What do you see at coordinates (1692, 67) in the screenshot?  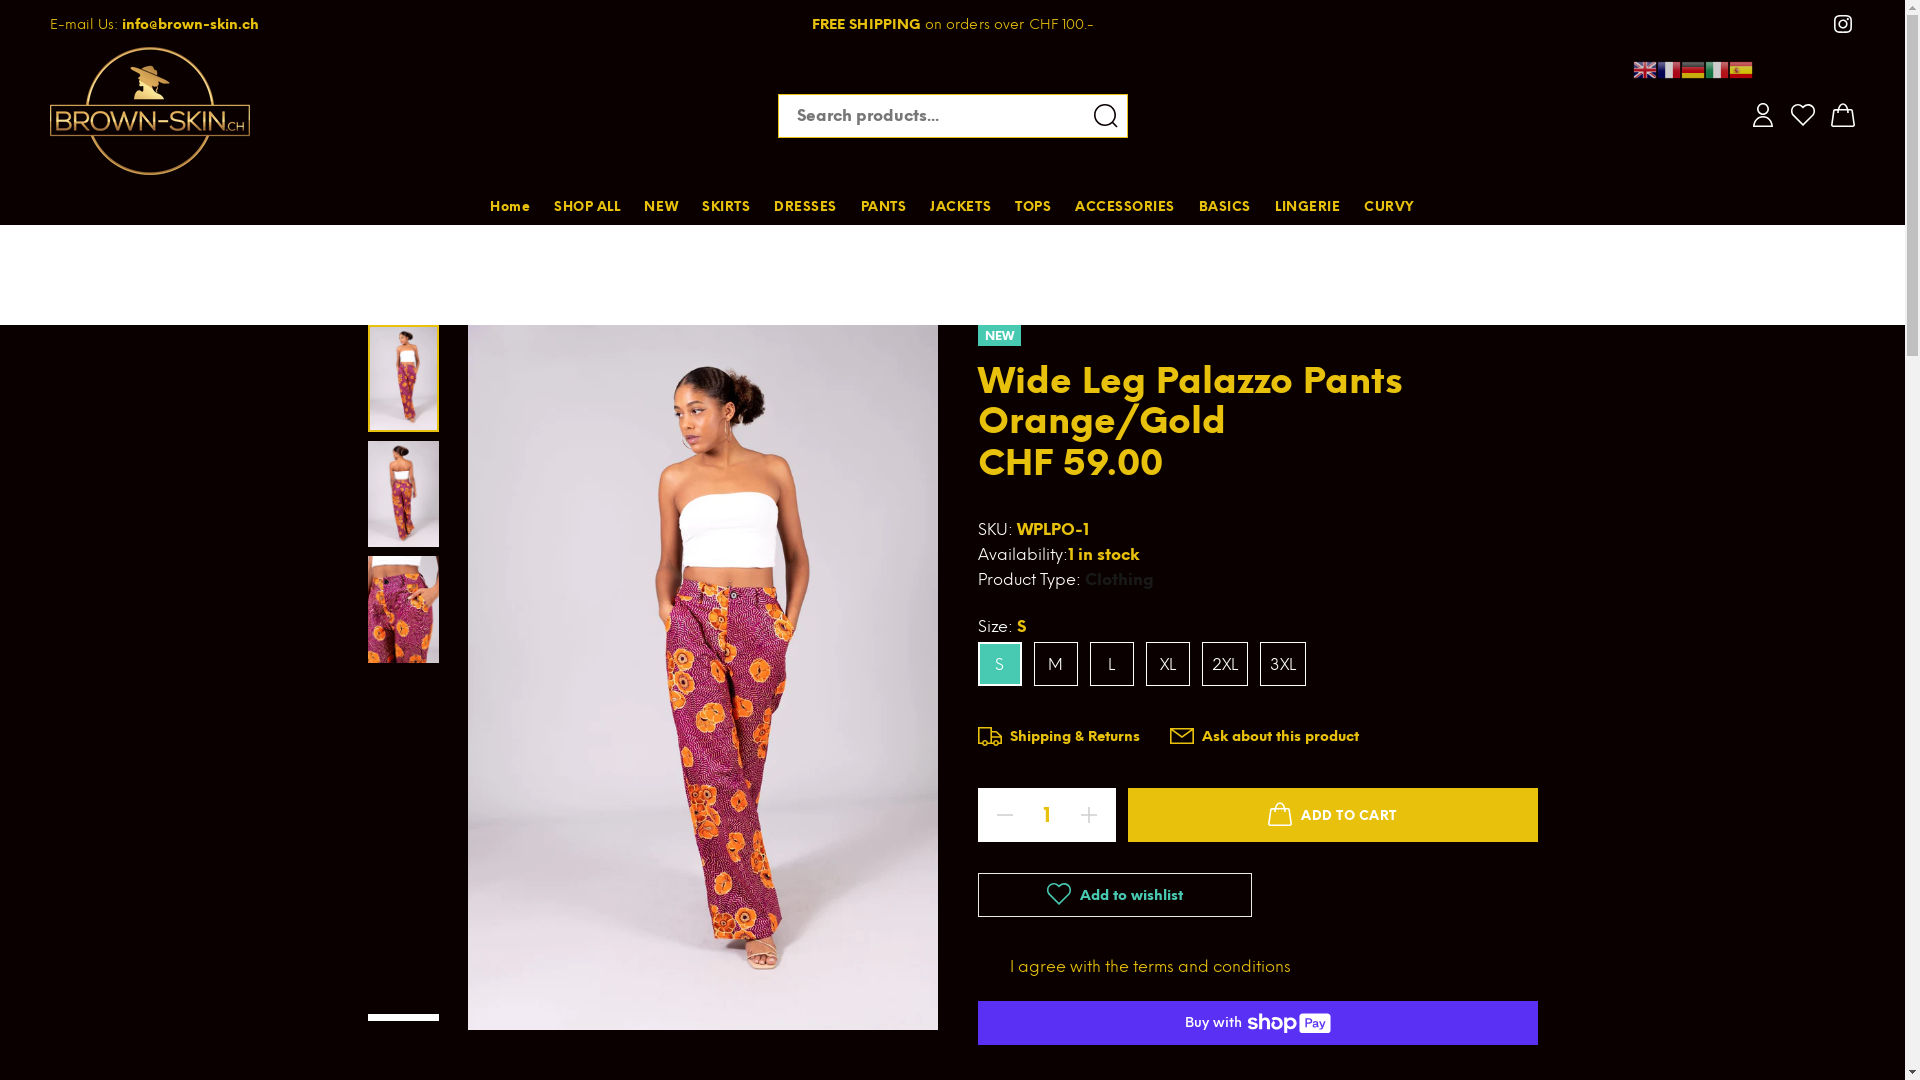 I see `'German'` at bounding box center [1692, 67].